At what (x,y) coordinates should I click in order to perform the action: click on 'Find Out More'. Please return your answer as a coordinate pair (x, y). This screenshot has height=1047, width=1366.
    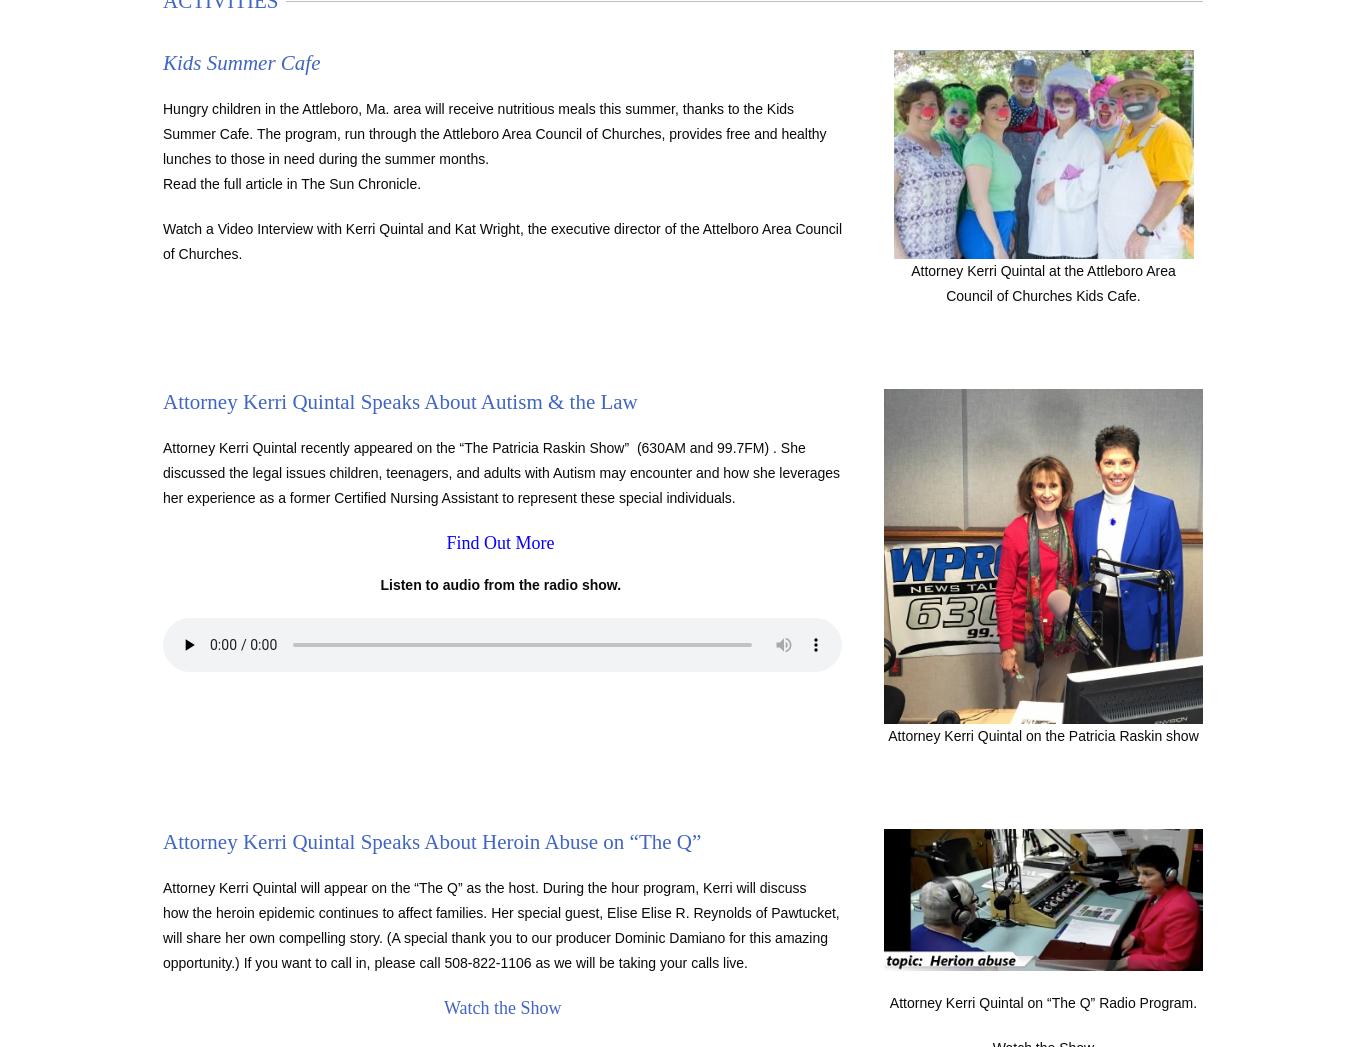
    Looking at the image, I should click on (444, 542).